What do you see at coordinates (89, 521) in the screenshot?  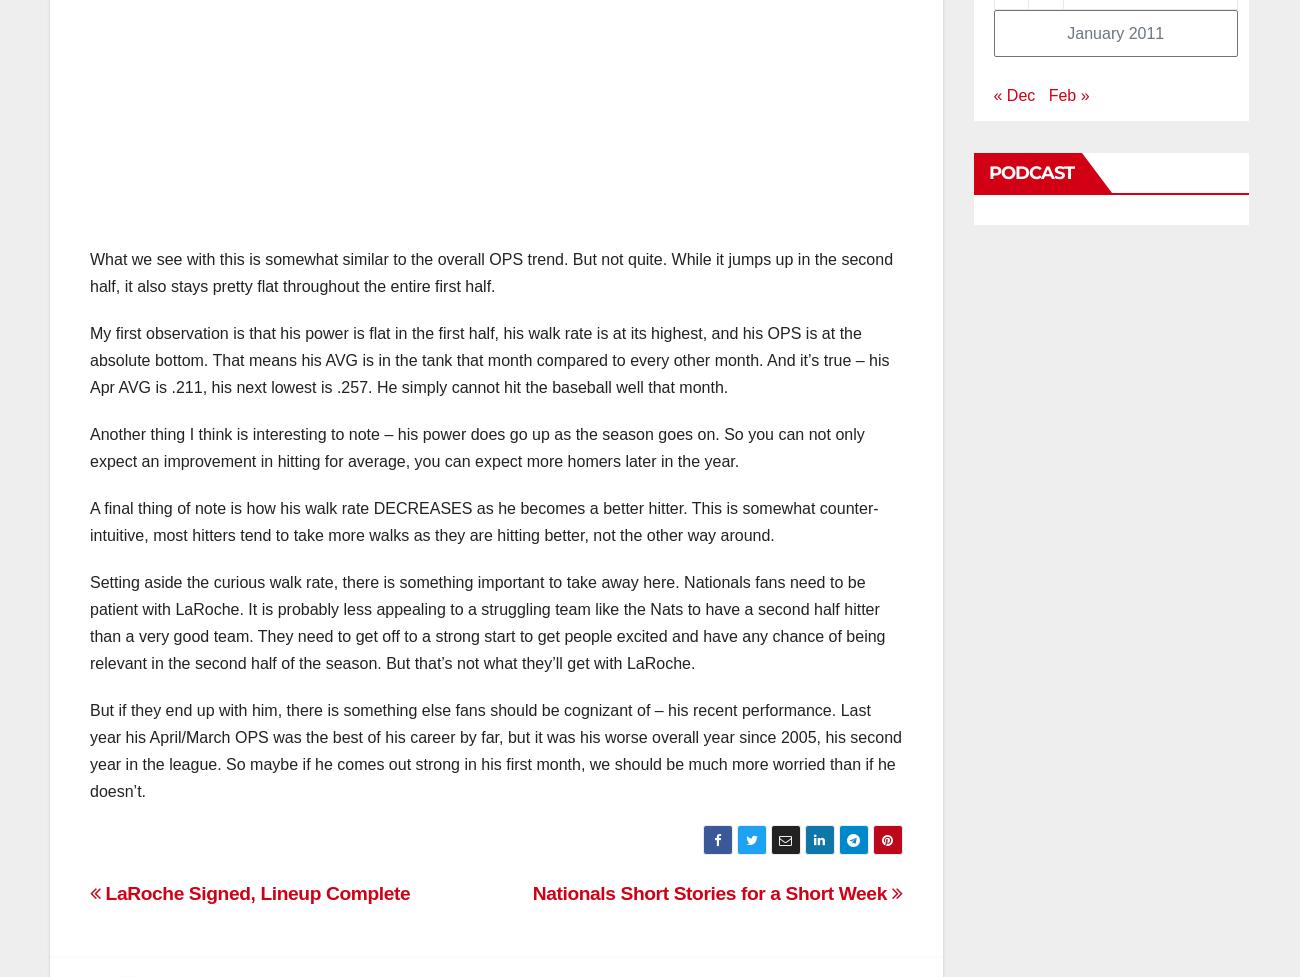 I see `'A final thing of note is how his walk rate DECREASES as he becomes a better hitter. This is somewhat counter-intuitive, most hitters tend to take more walks as they are hitting better, not the other way around.'` at bounding box center [89, 521].